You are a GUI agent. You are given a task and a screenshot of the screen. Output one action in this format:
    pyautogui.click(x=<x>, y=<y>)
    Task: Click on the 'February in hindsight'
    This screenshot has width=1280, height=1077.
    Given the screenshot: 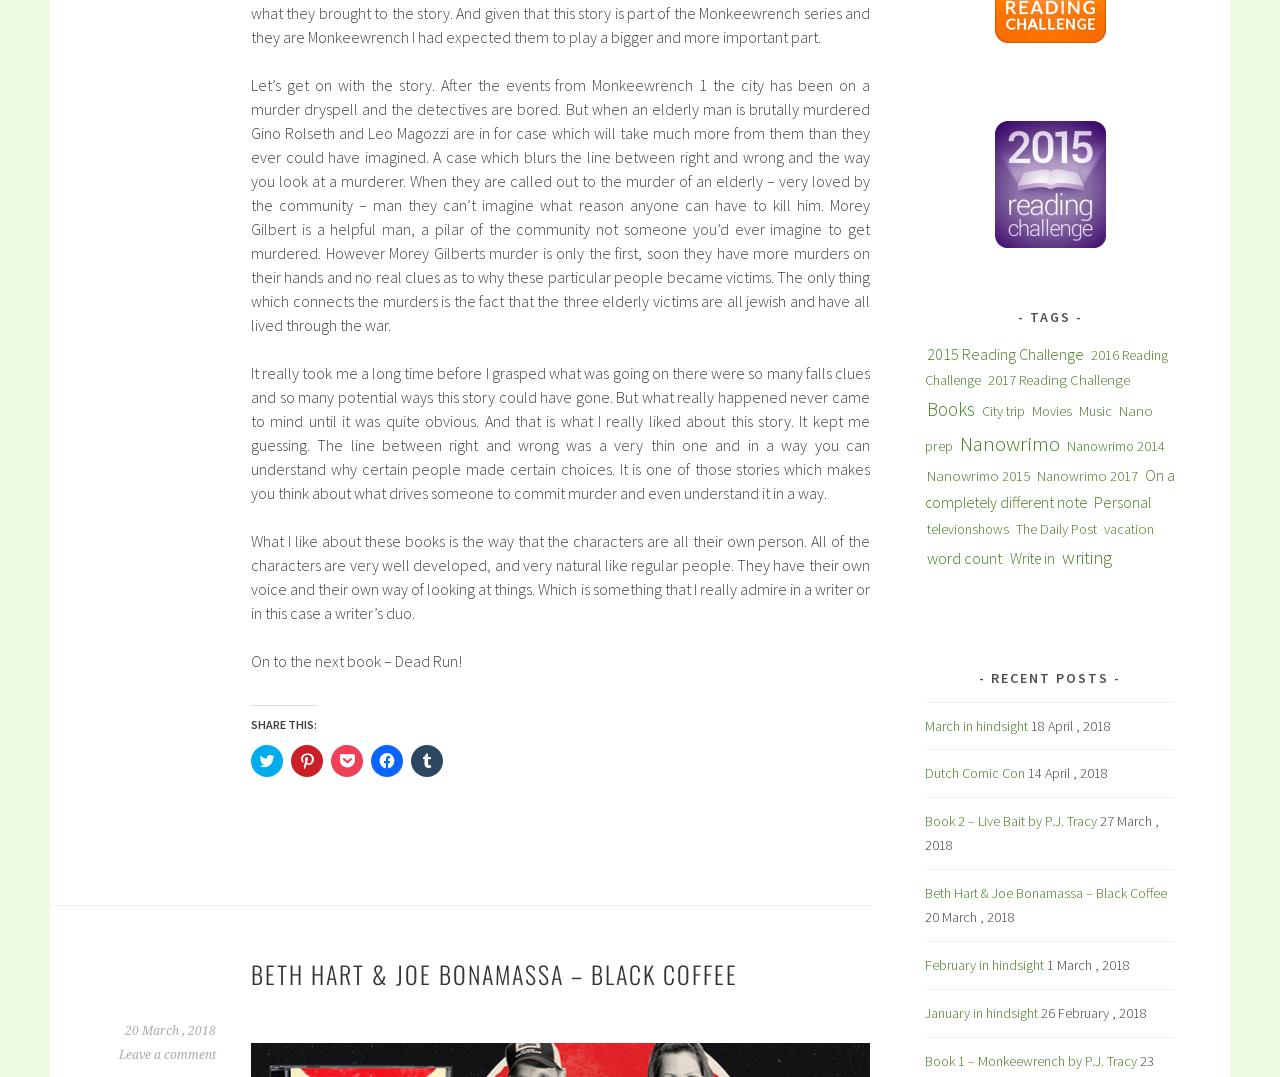 What is the action you would take?
    pyautogui.click(x=984, y=964)
    